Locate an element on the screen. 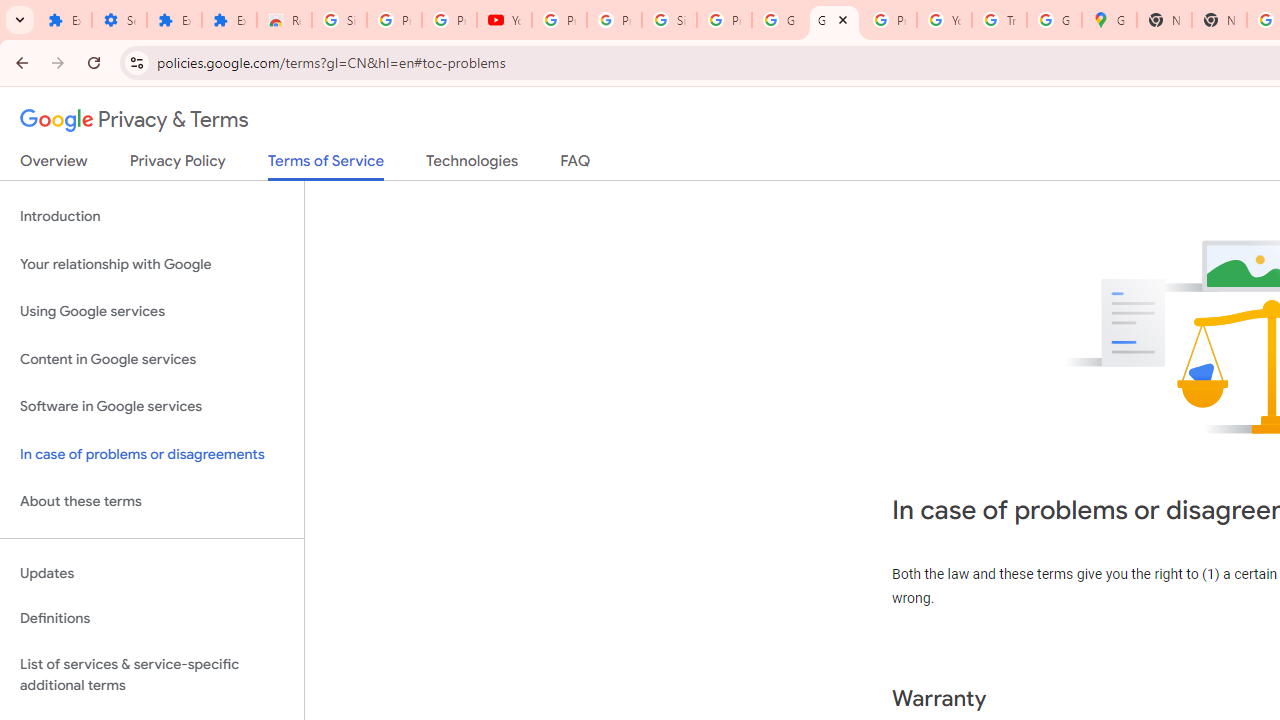  'Reviews: Helix Fruit Jump Arcade Game' is located at coordinates (283, 20).